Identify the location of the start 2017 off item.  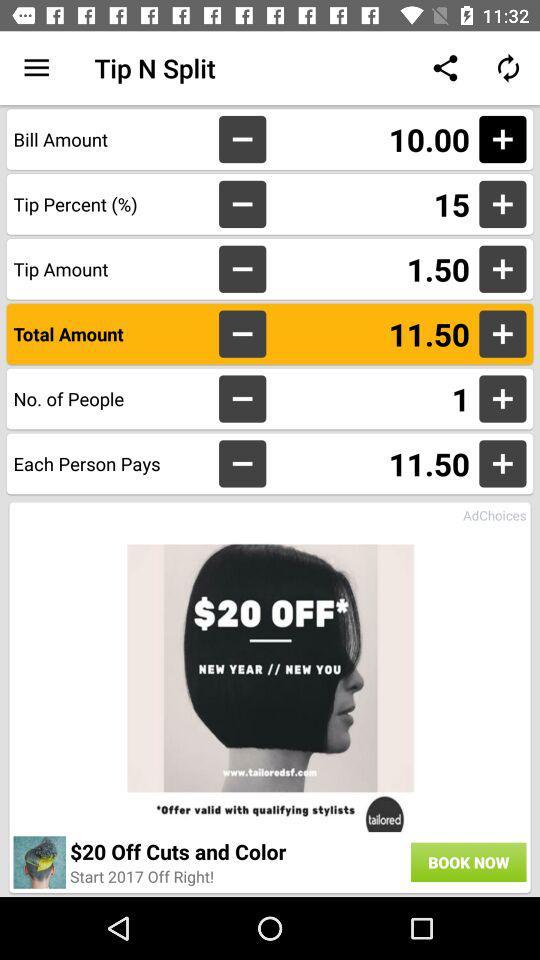
(141, 875).